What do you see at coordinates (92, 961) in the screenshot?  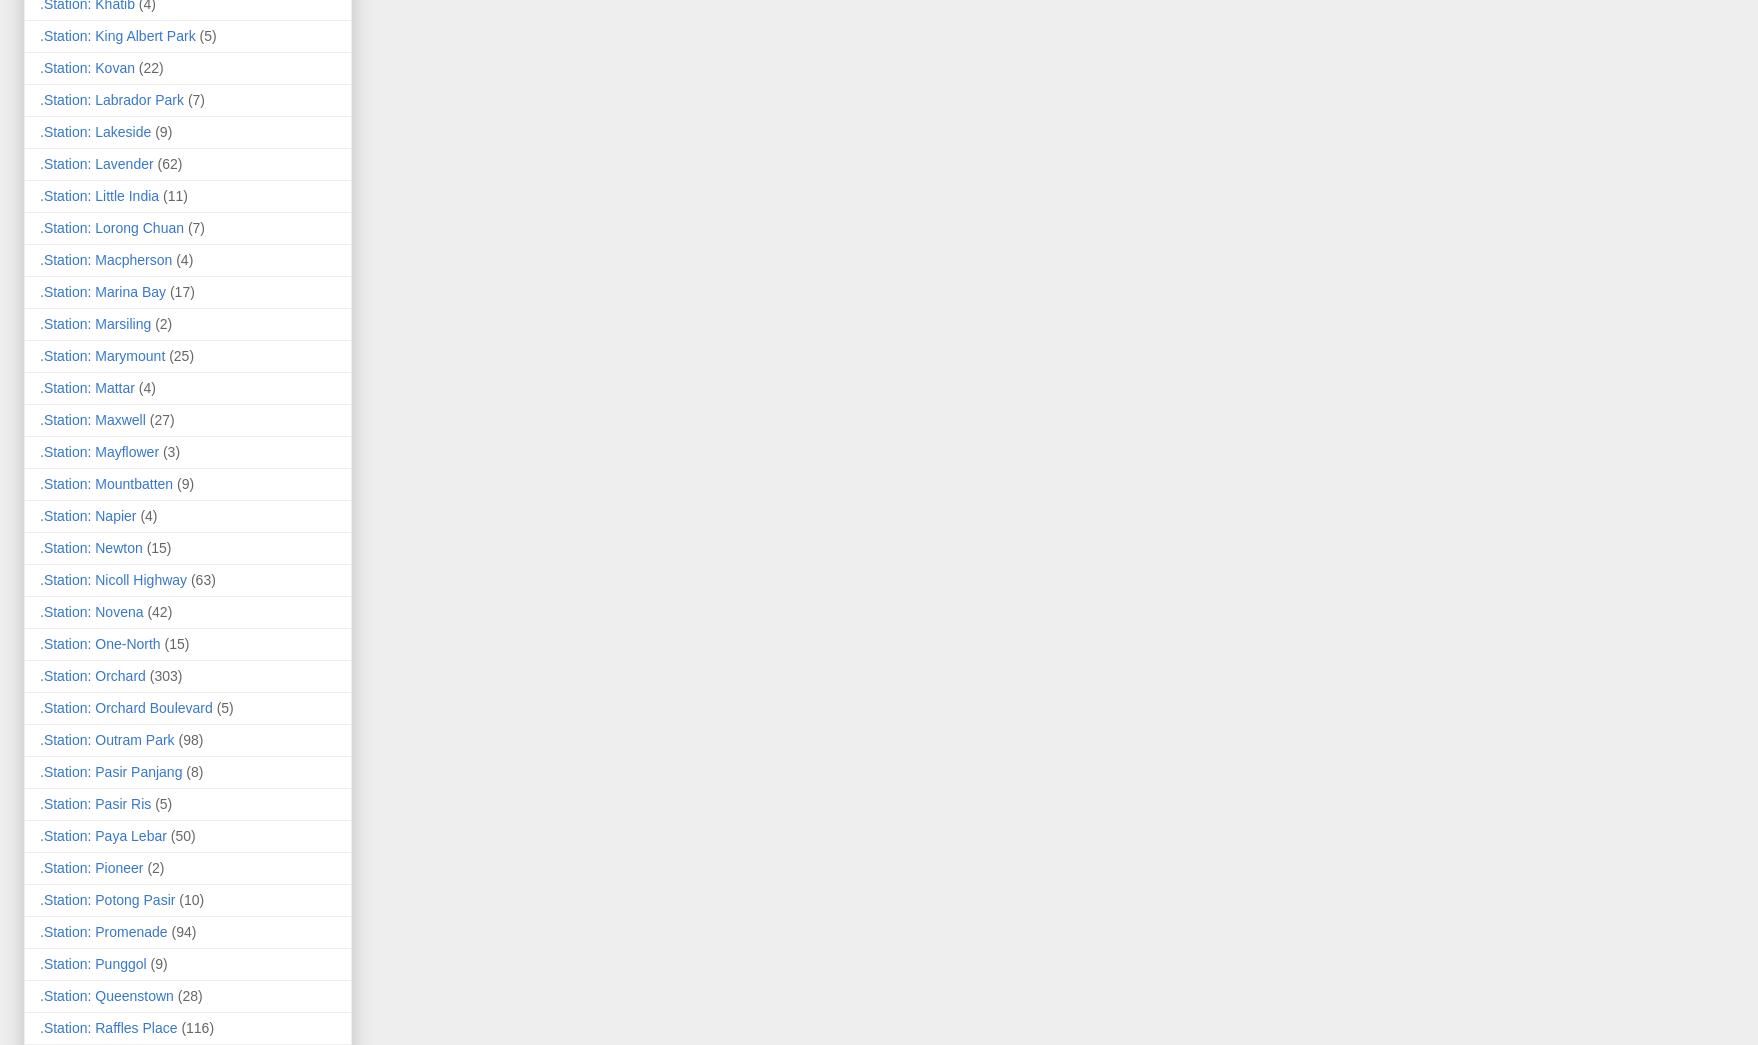 I see `'.Station: Punggol'` at bounding box center [92, 961].